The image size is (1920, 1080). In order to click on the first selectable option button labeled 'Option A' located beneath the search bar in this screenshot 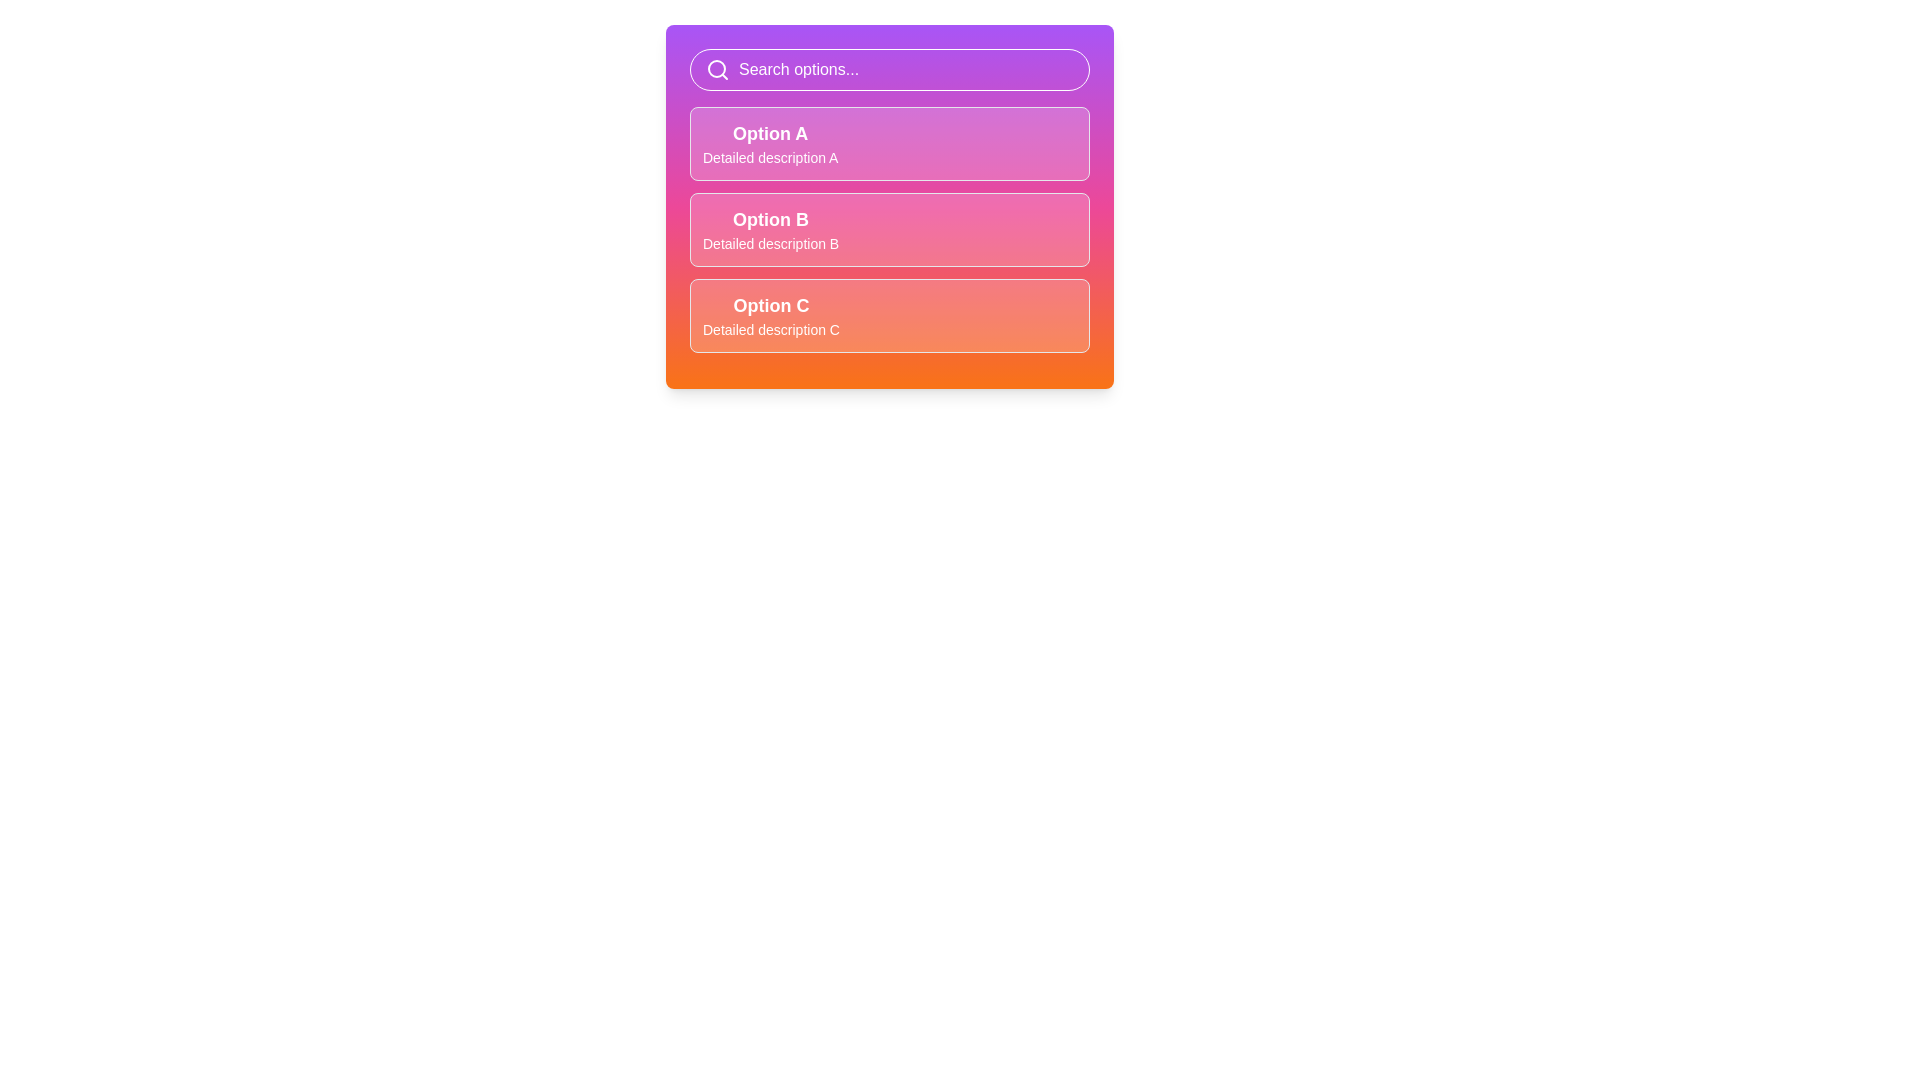, I will do `click(888, 142)`.